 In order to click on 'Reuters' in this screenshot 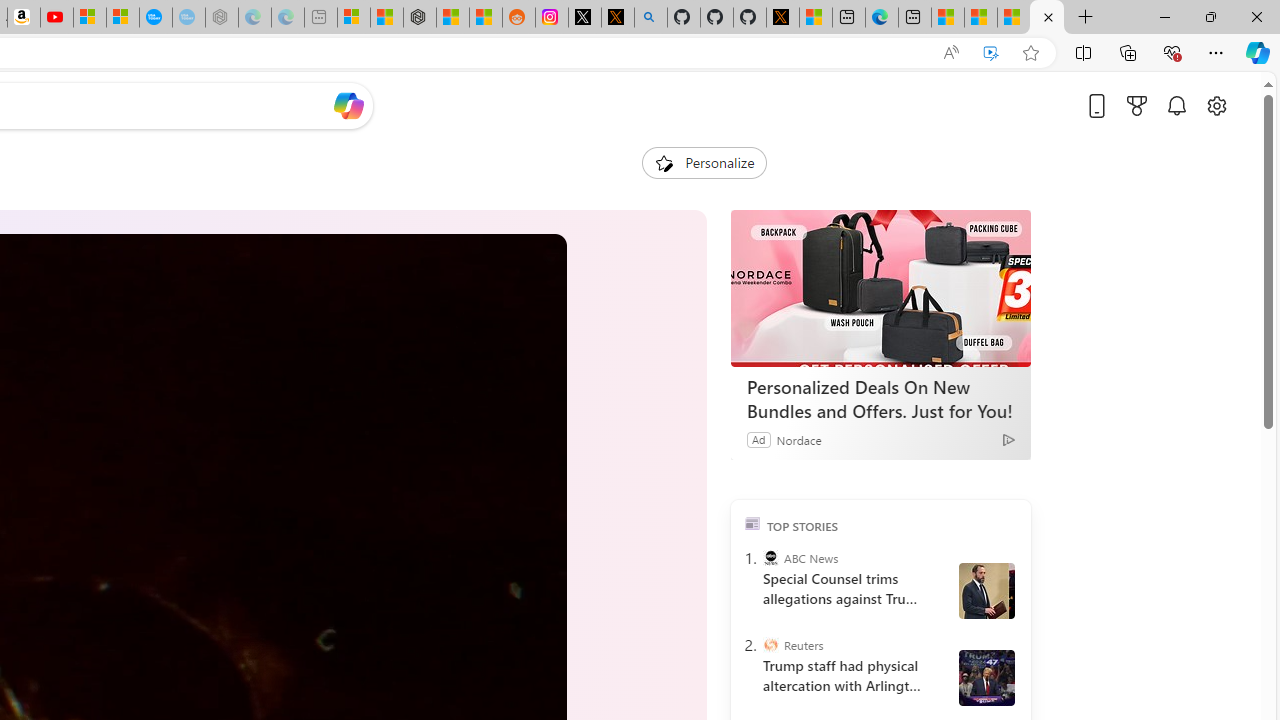, I will do `click(769, 645)`.